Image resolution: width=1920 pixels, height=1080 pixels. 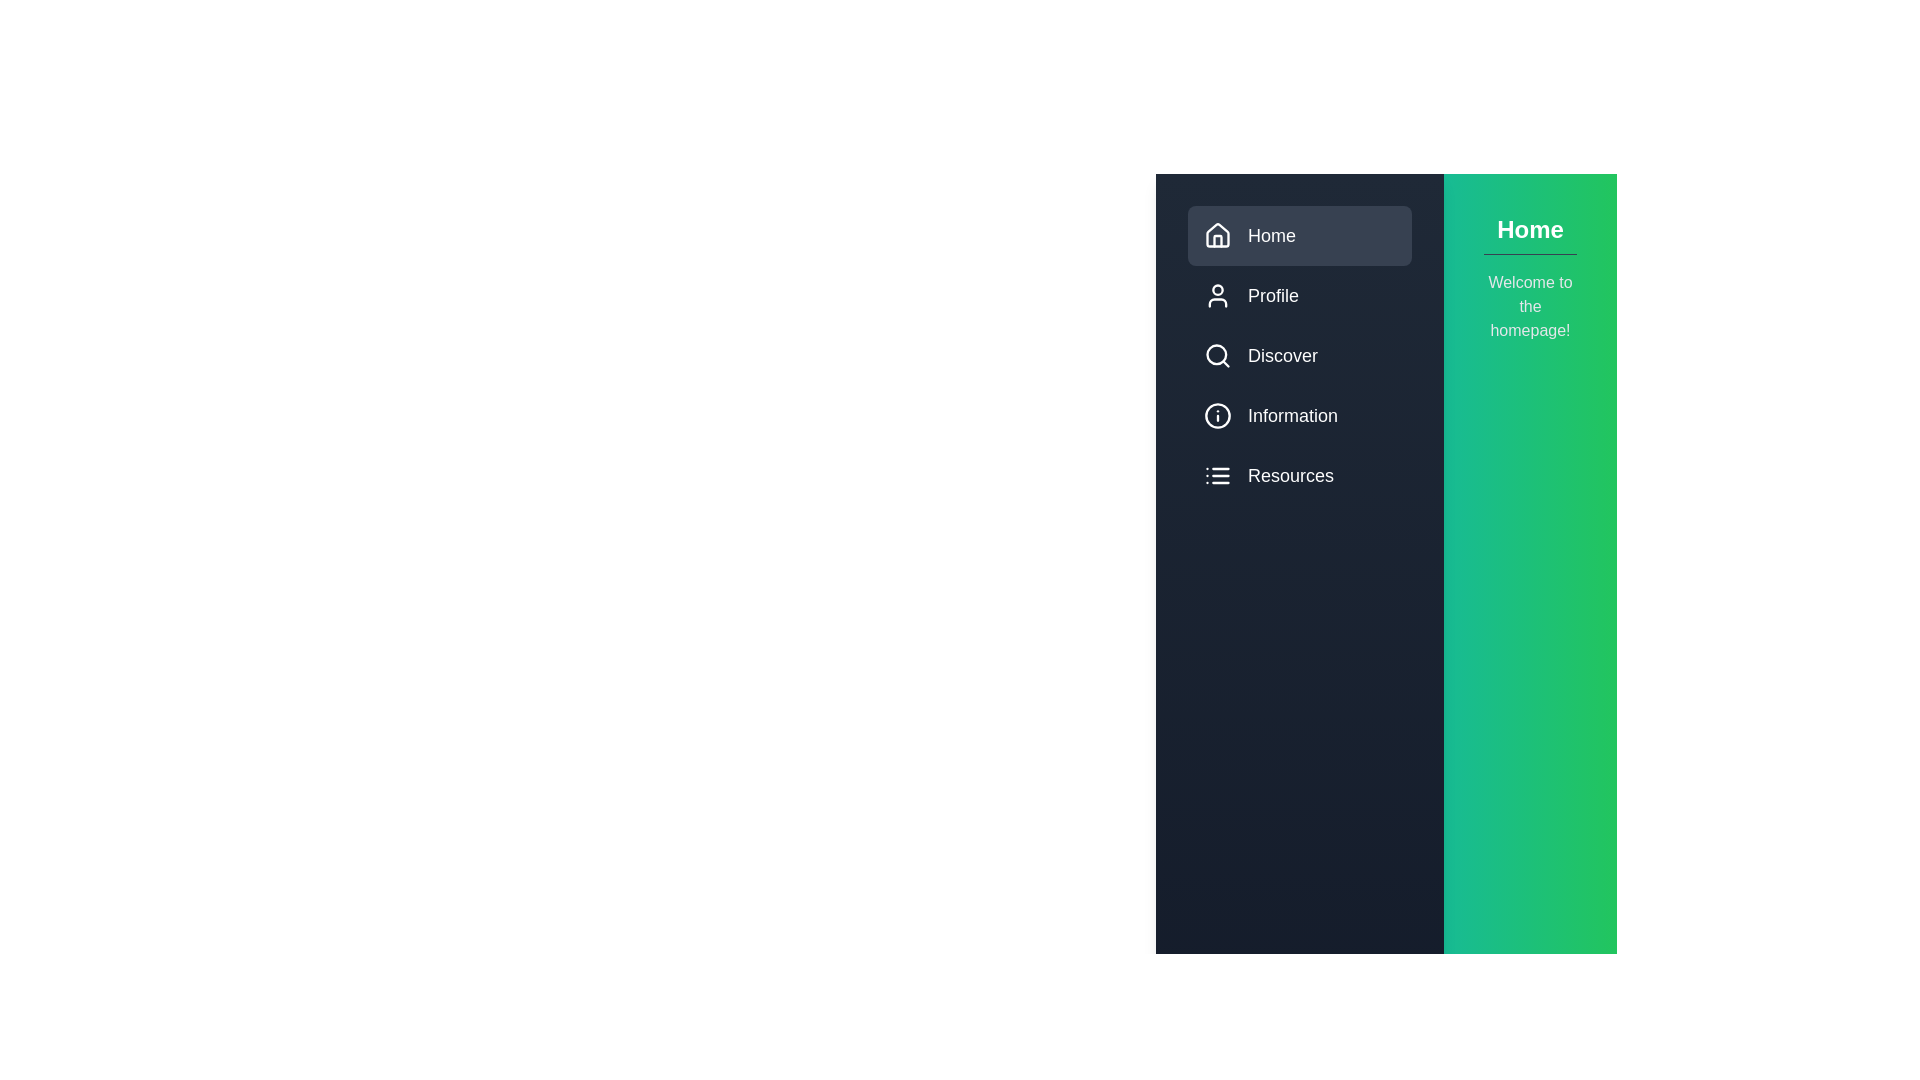 What do you see at coordinates (1300, 354) in the screenshot?
I see `the menu item Discover to preview its interaction` at bounding box center [1300, 354].